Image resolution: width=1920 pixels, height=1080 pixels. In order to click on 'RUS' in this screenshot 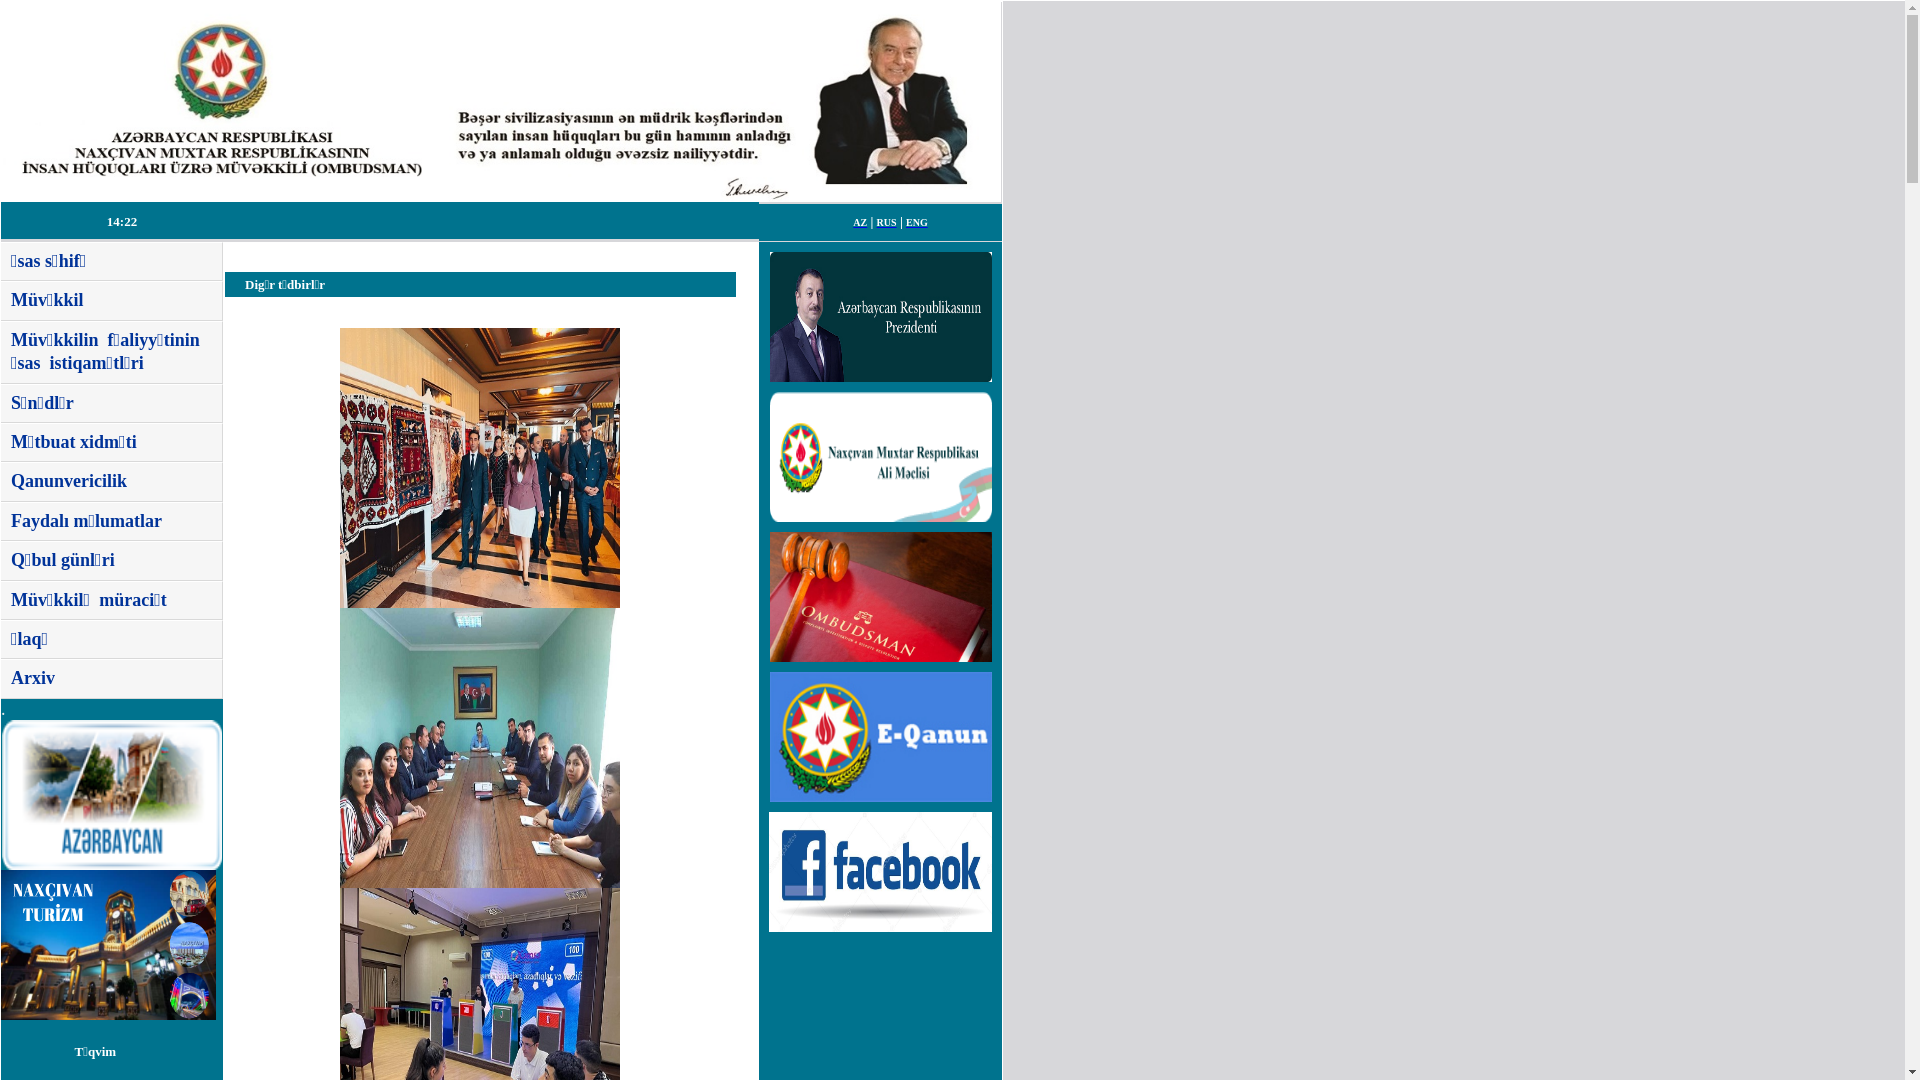, I will do `click(877, 221)`.